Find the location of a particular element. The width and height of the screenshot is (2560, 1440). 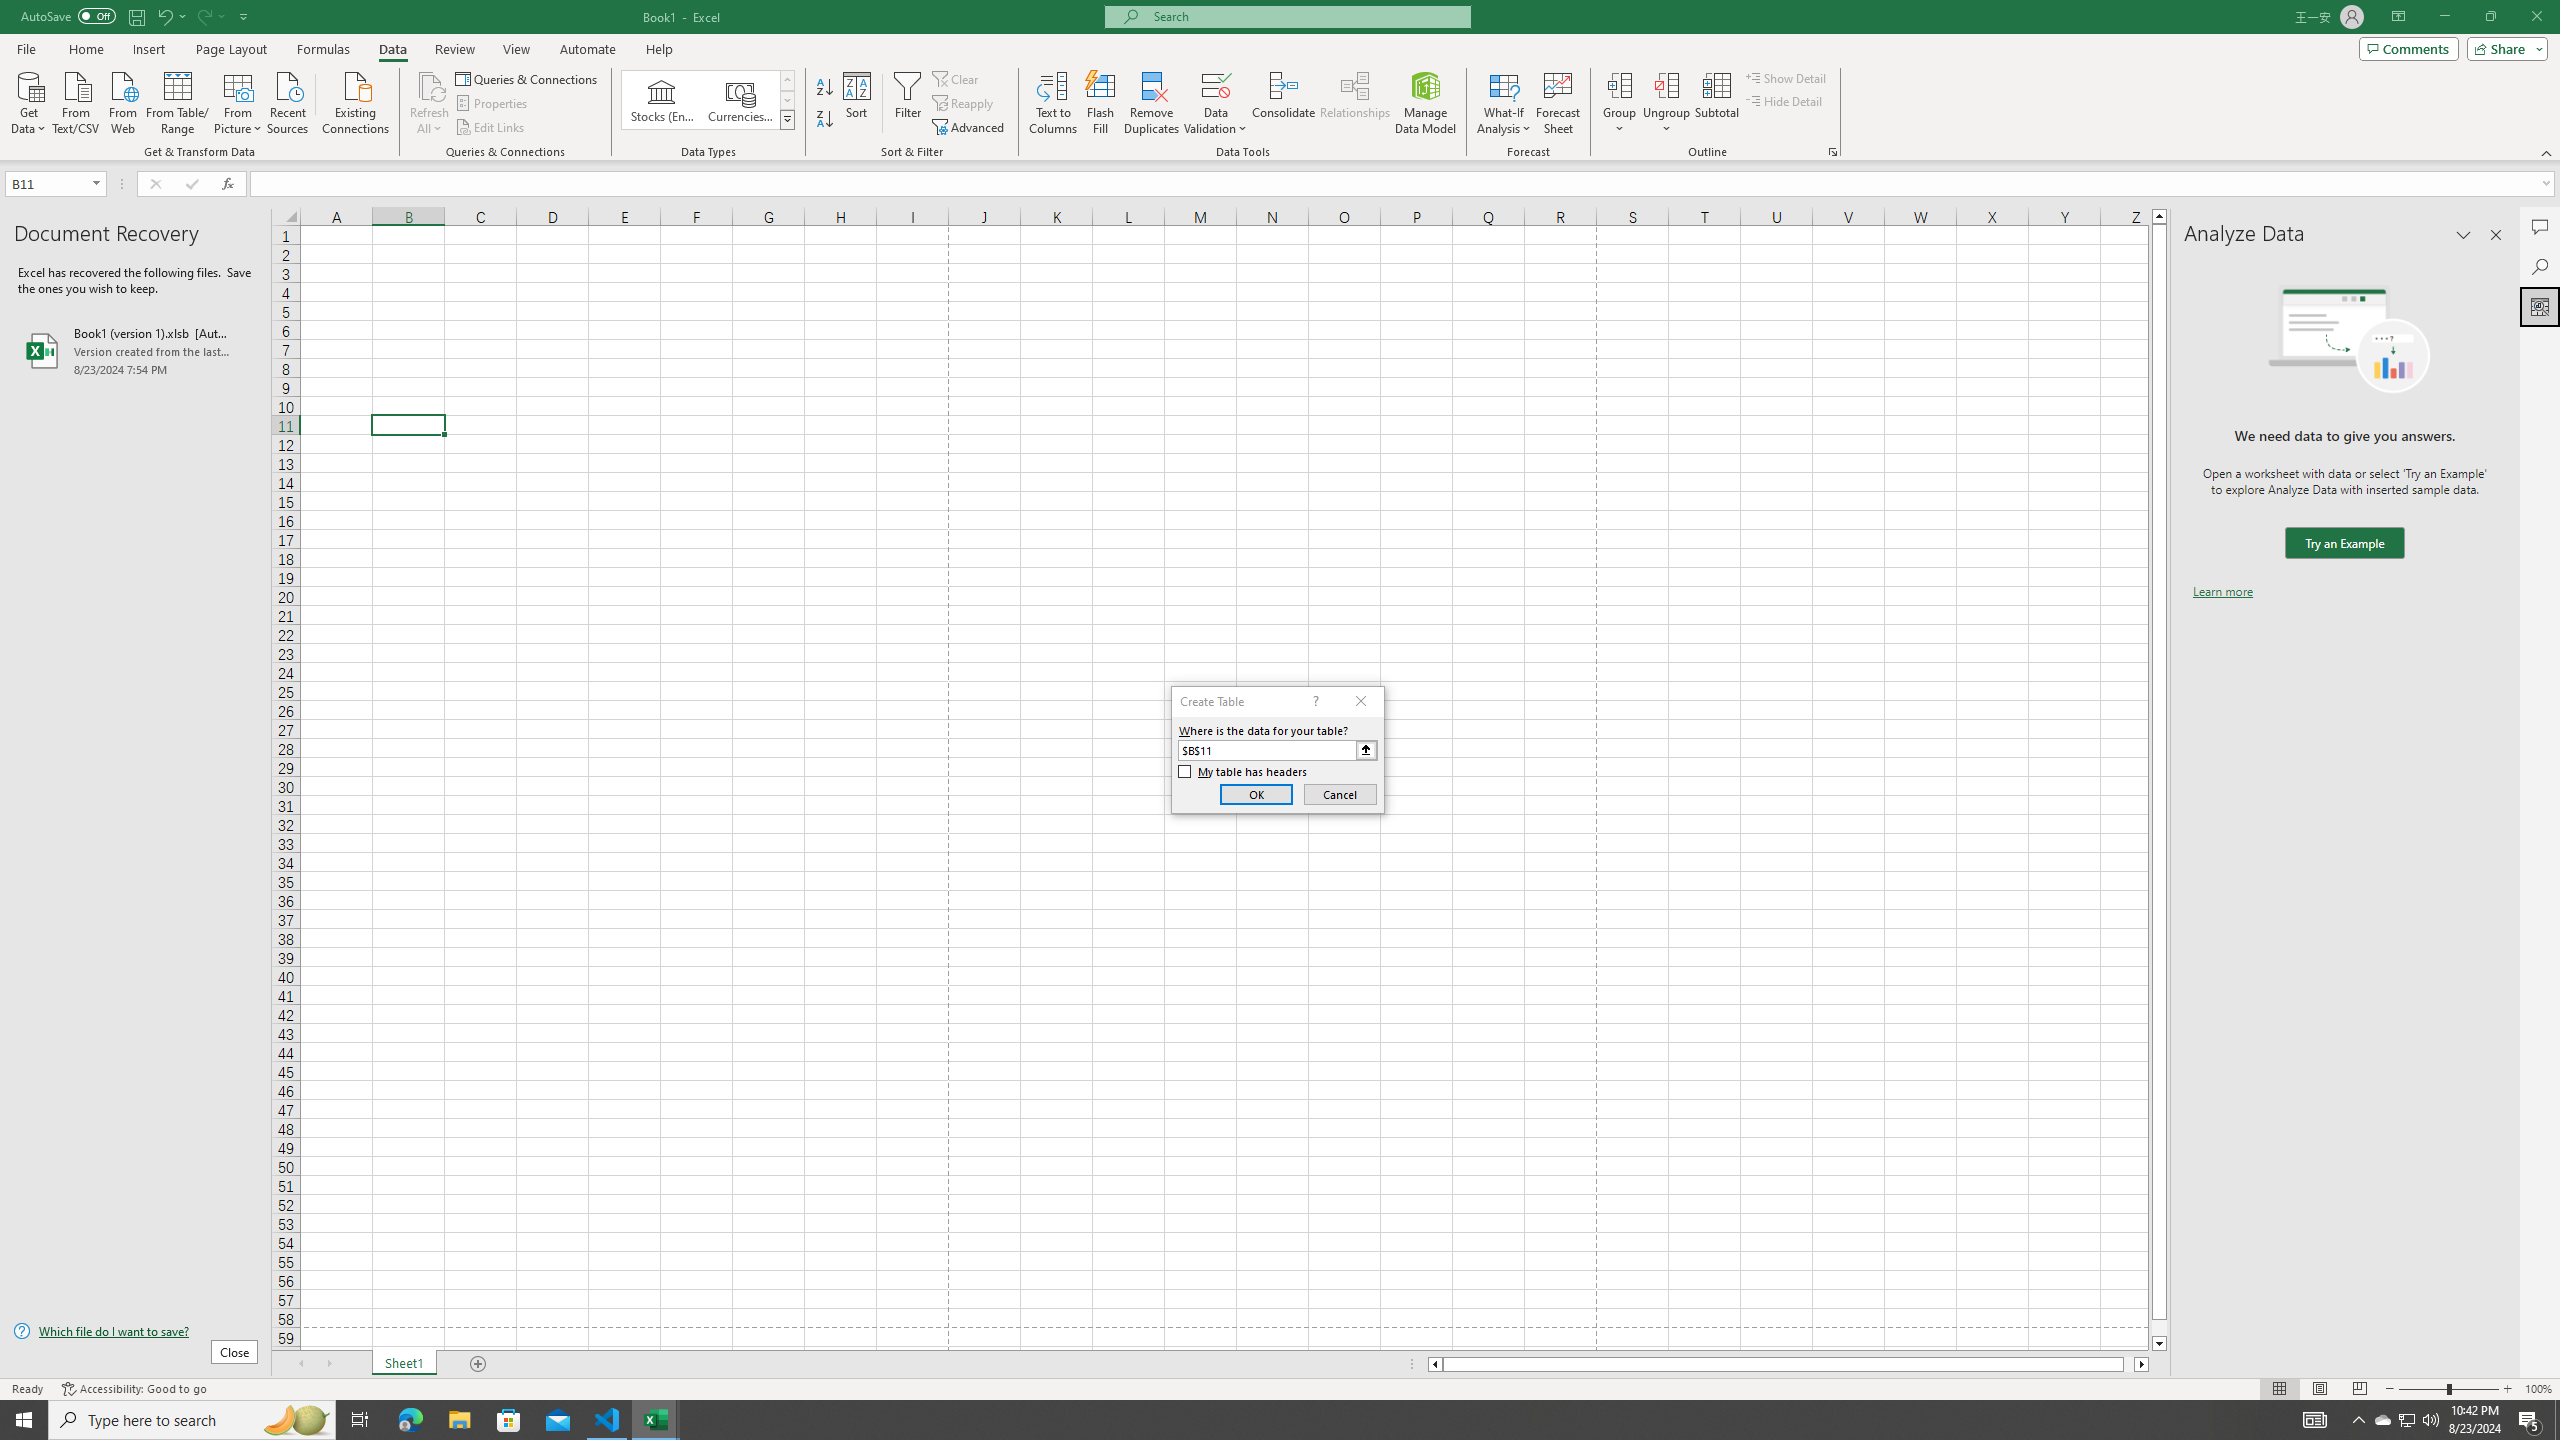

'Automate' is located at coordinates (587, 49).